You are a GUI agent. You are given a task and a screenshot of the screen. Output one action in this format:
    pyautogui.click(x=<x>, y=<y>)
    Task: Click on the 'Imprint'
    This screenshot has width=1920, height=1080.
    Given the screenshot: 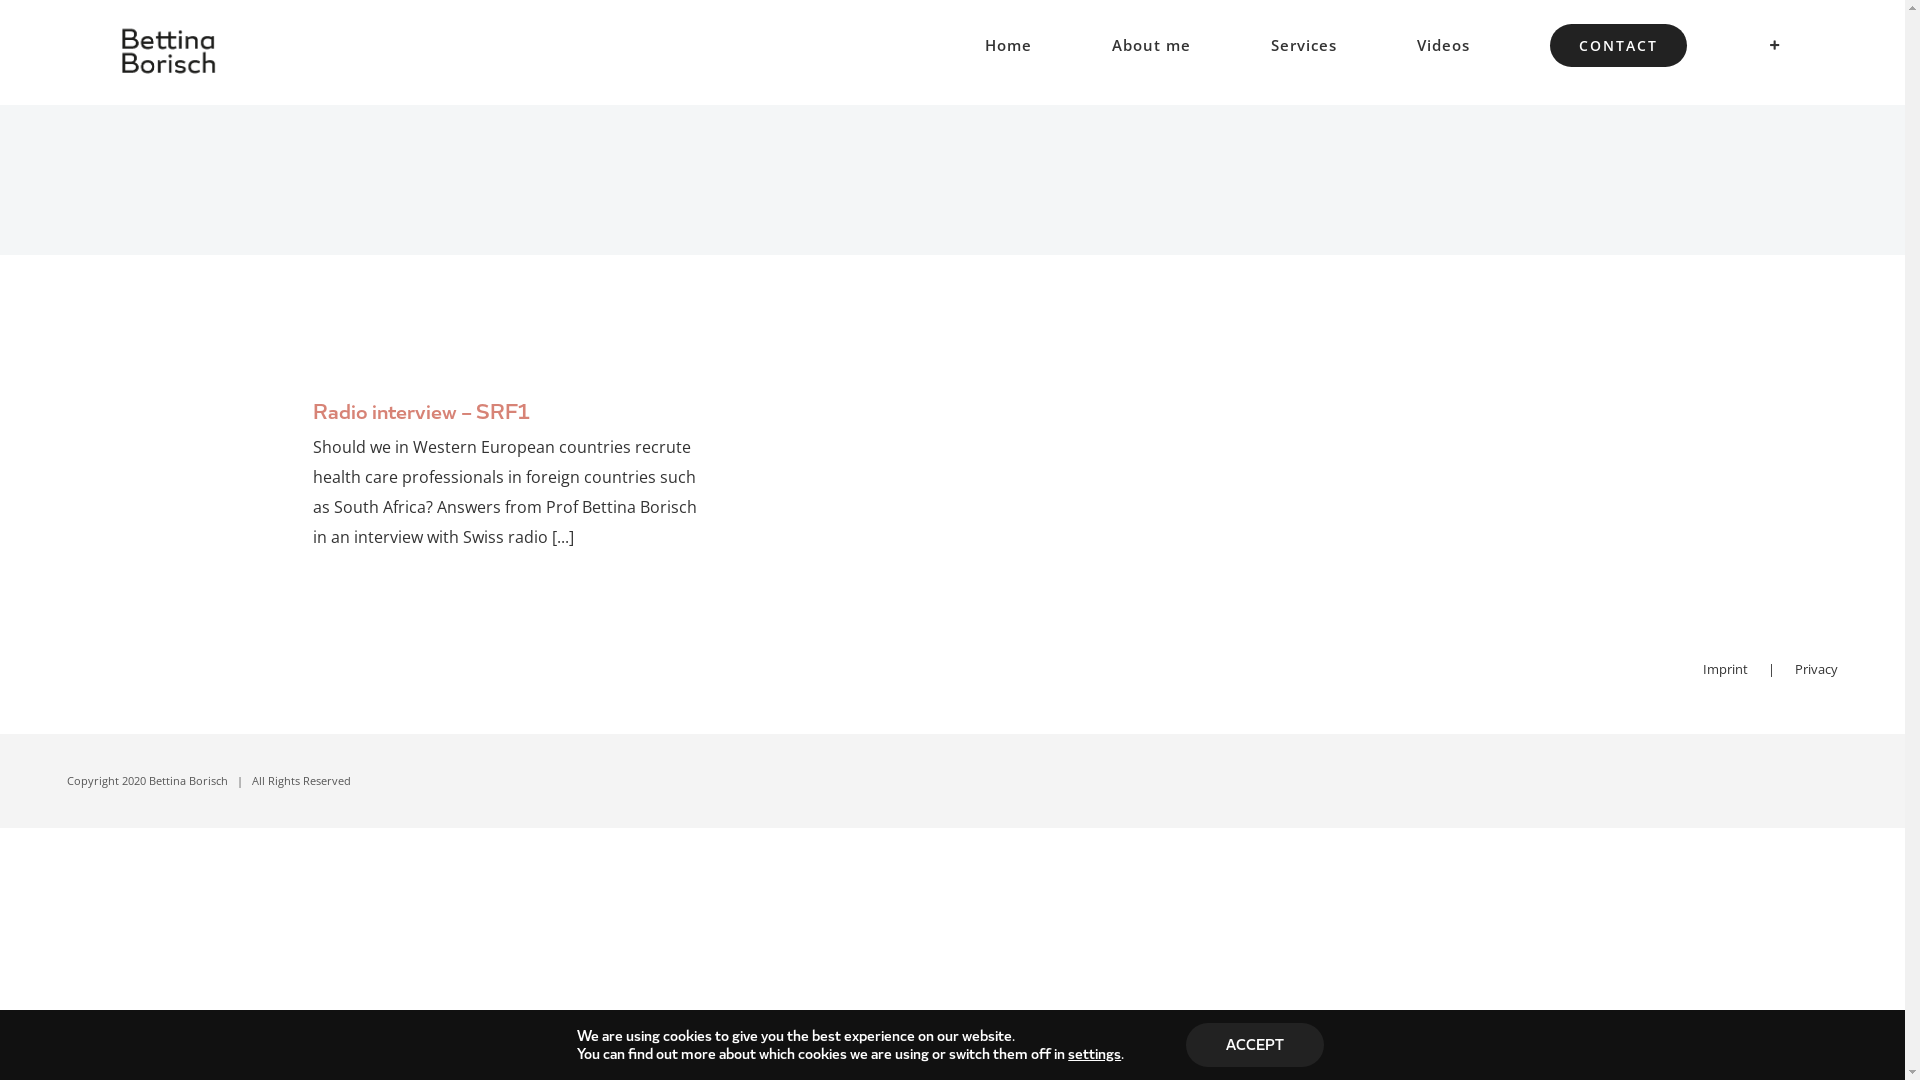 What is the action you would take?
    pyautogui.click(x=1702, y=668)
    